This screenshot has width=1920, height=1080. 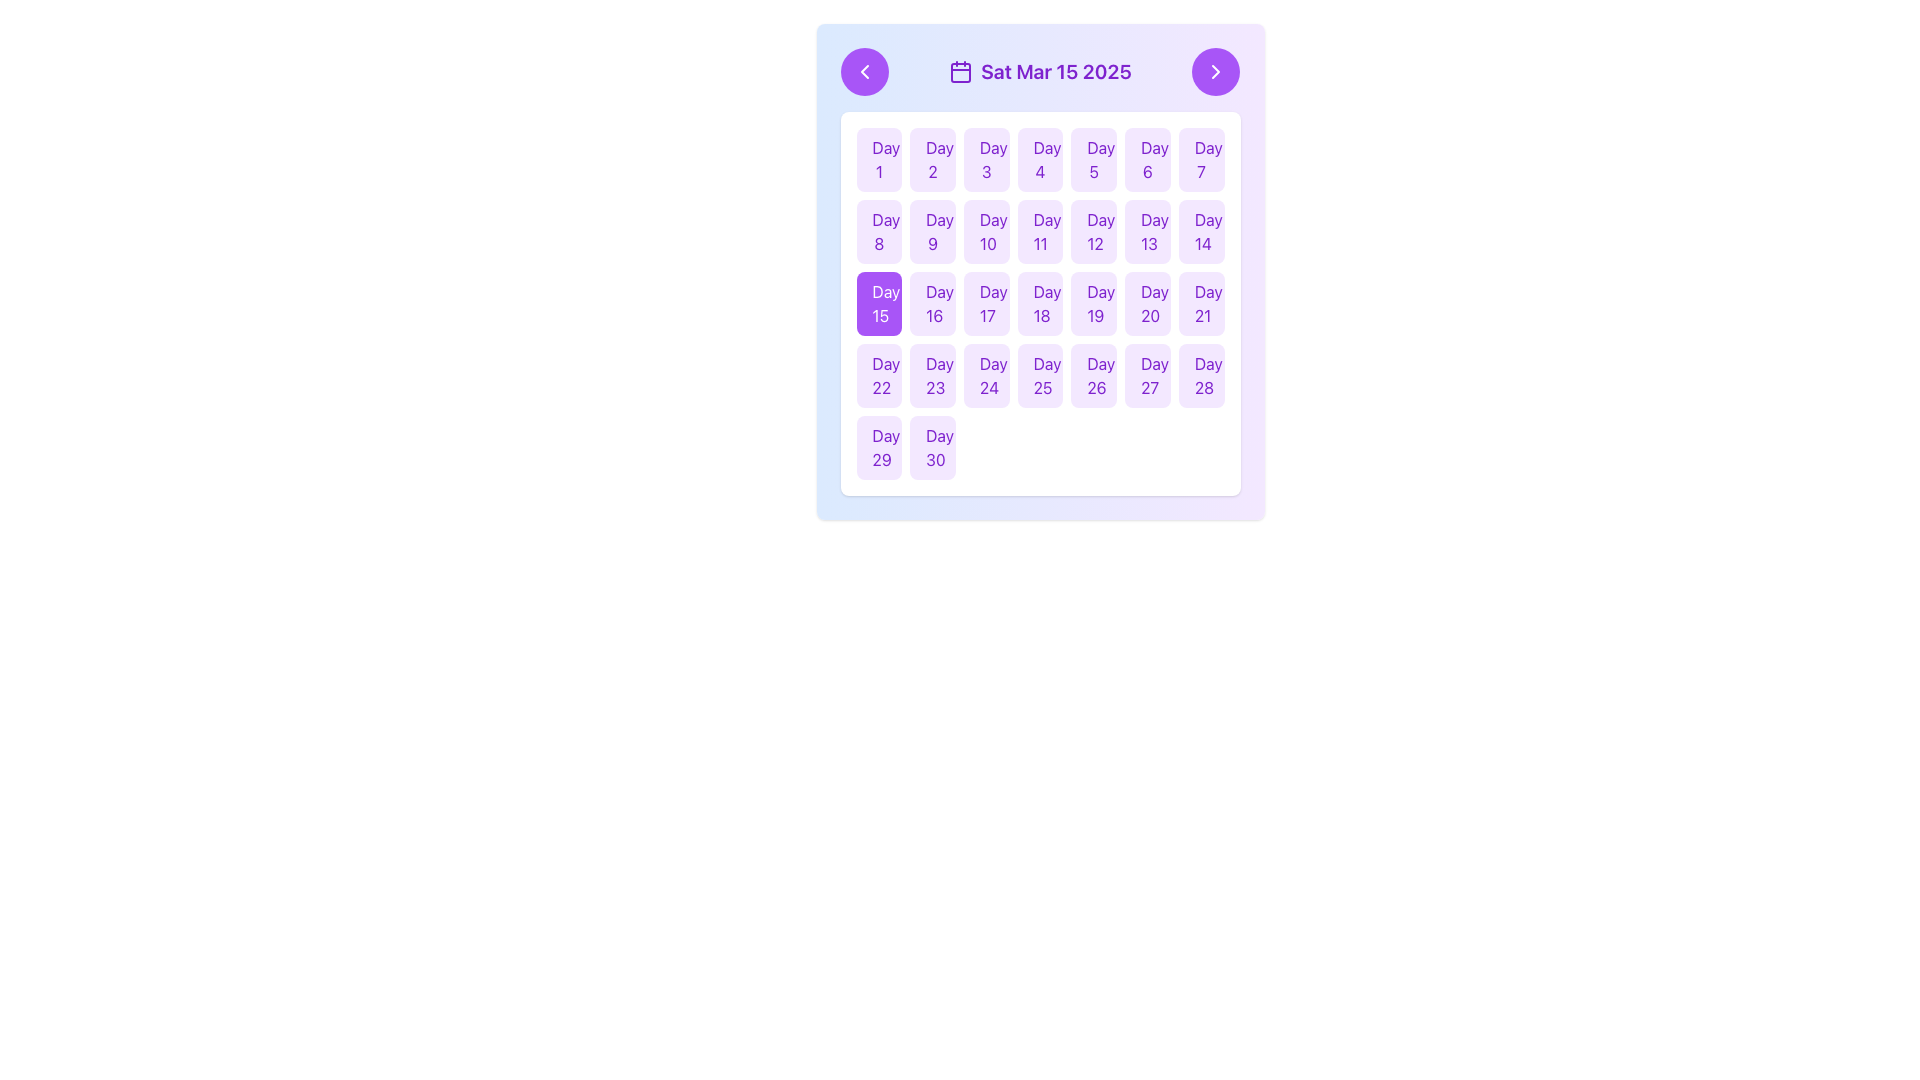 What do you see at coordinates (932, 230) in the screenshot?
I see `the rounded rectangular button labeled 'Day 9' with a purple background` at bounding box center [932, 230].